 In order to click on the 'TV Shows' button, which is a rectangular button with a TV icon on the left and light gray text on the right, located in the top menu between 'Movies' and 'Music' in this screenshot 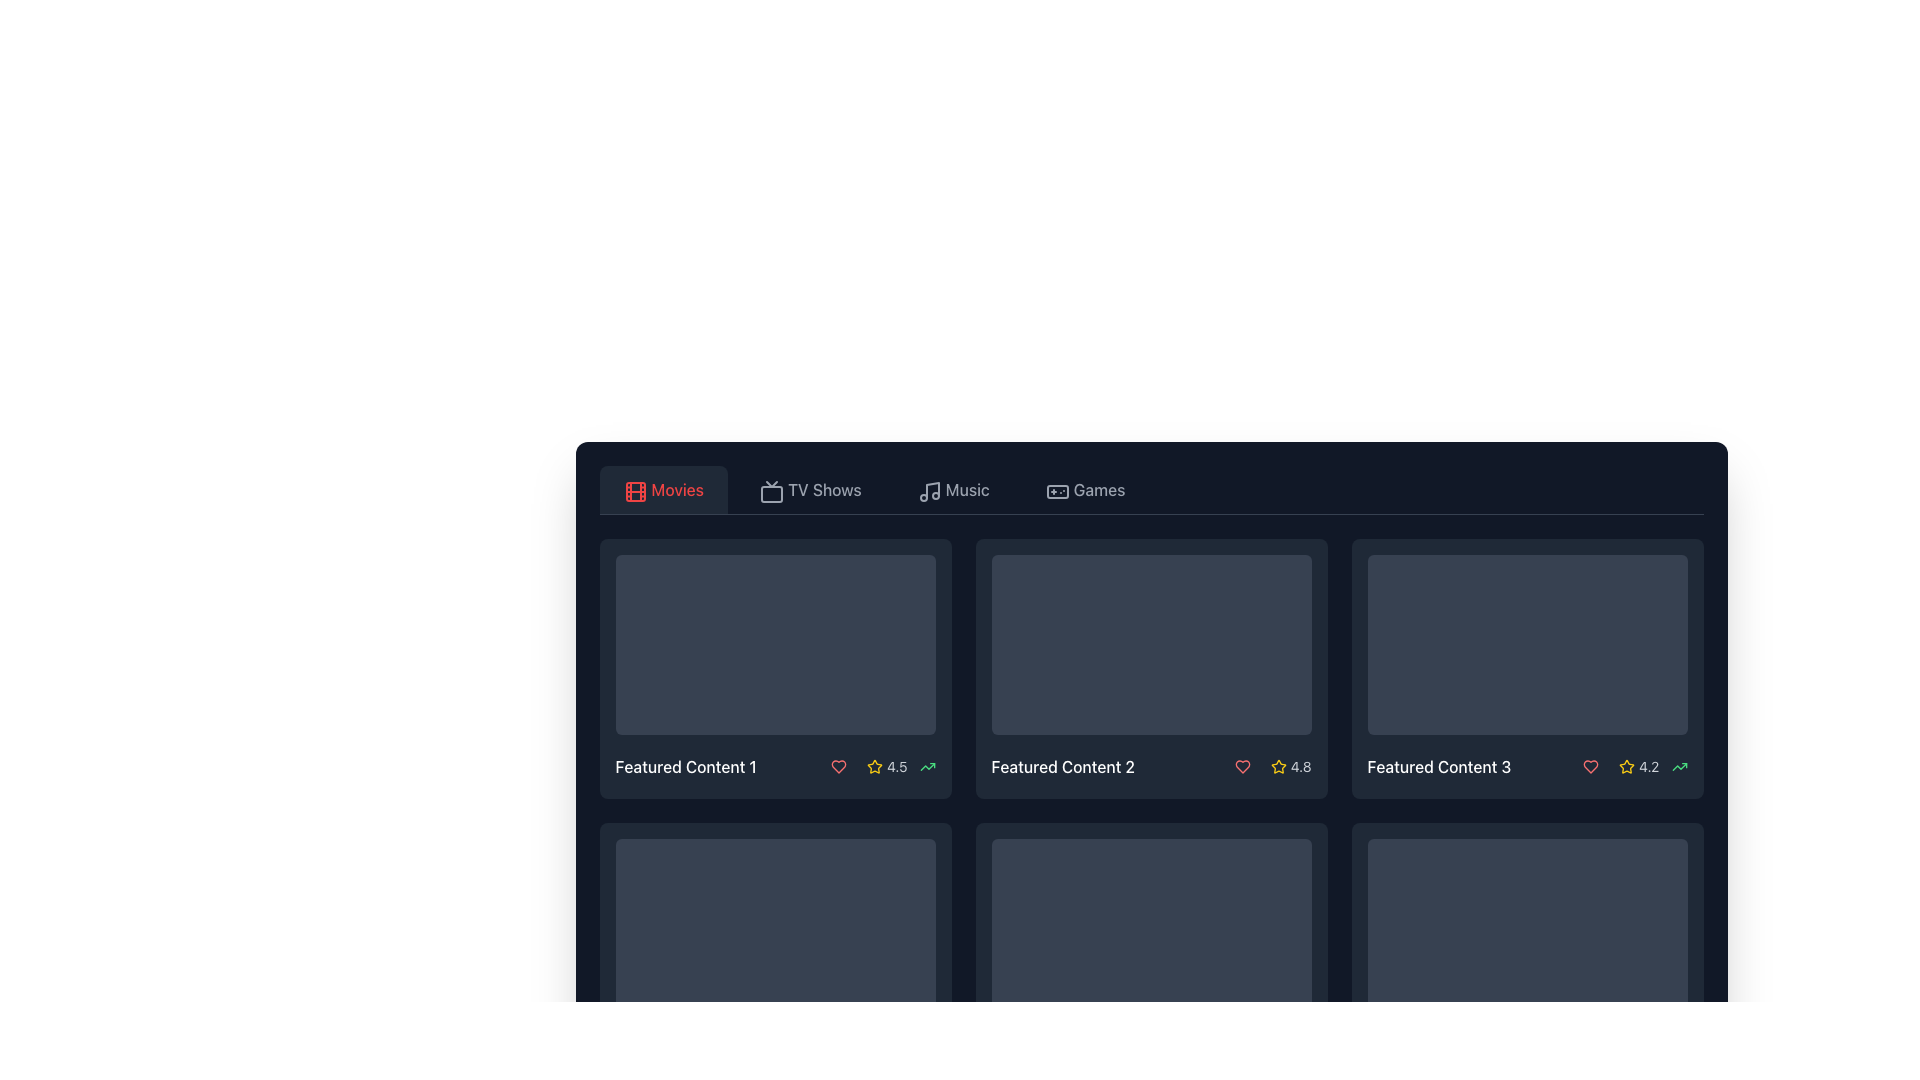, I will do `click(810, 489)`.